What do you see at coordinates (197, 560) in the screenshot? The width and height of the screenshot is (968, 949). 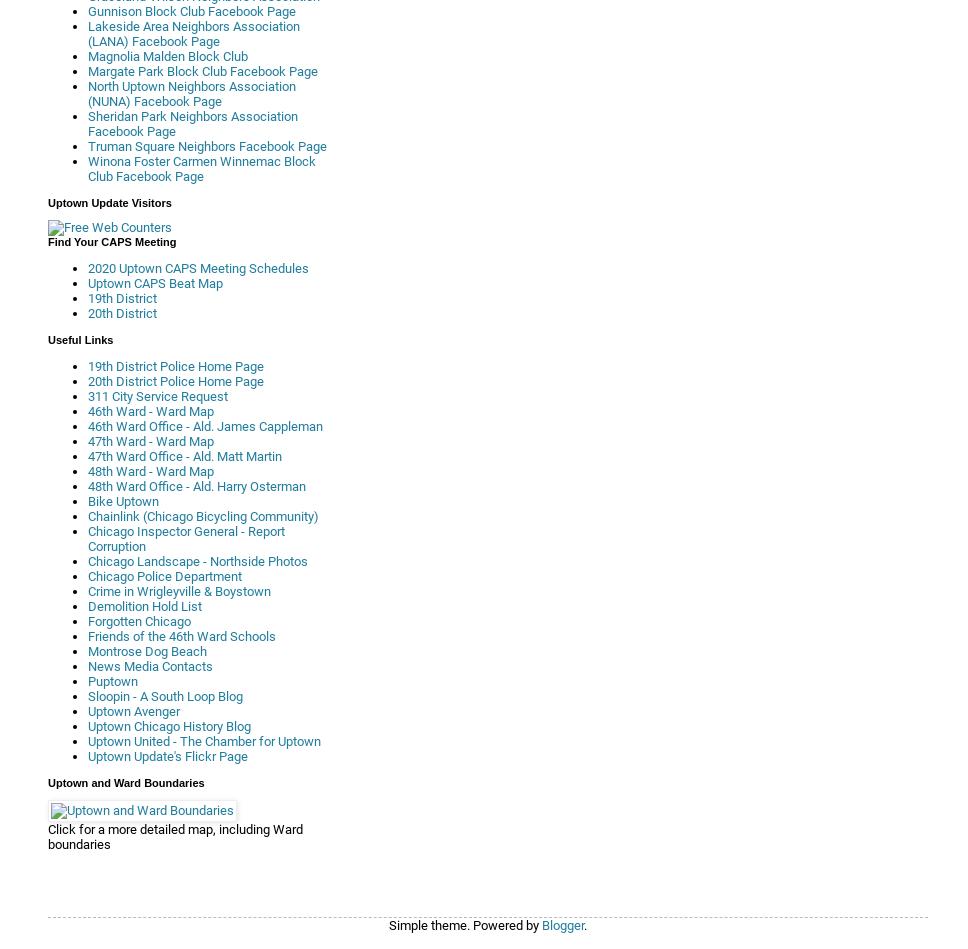 I see `'Chicago Landscape - Northside Photos'` at bounding box center [197, 560].